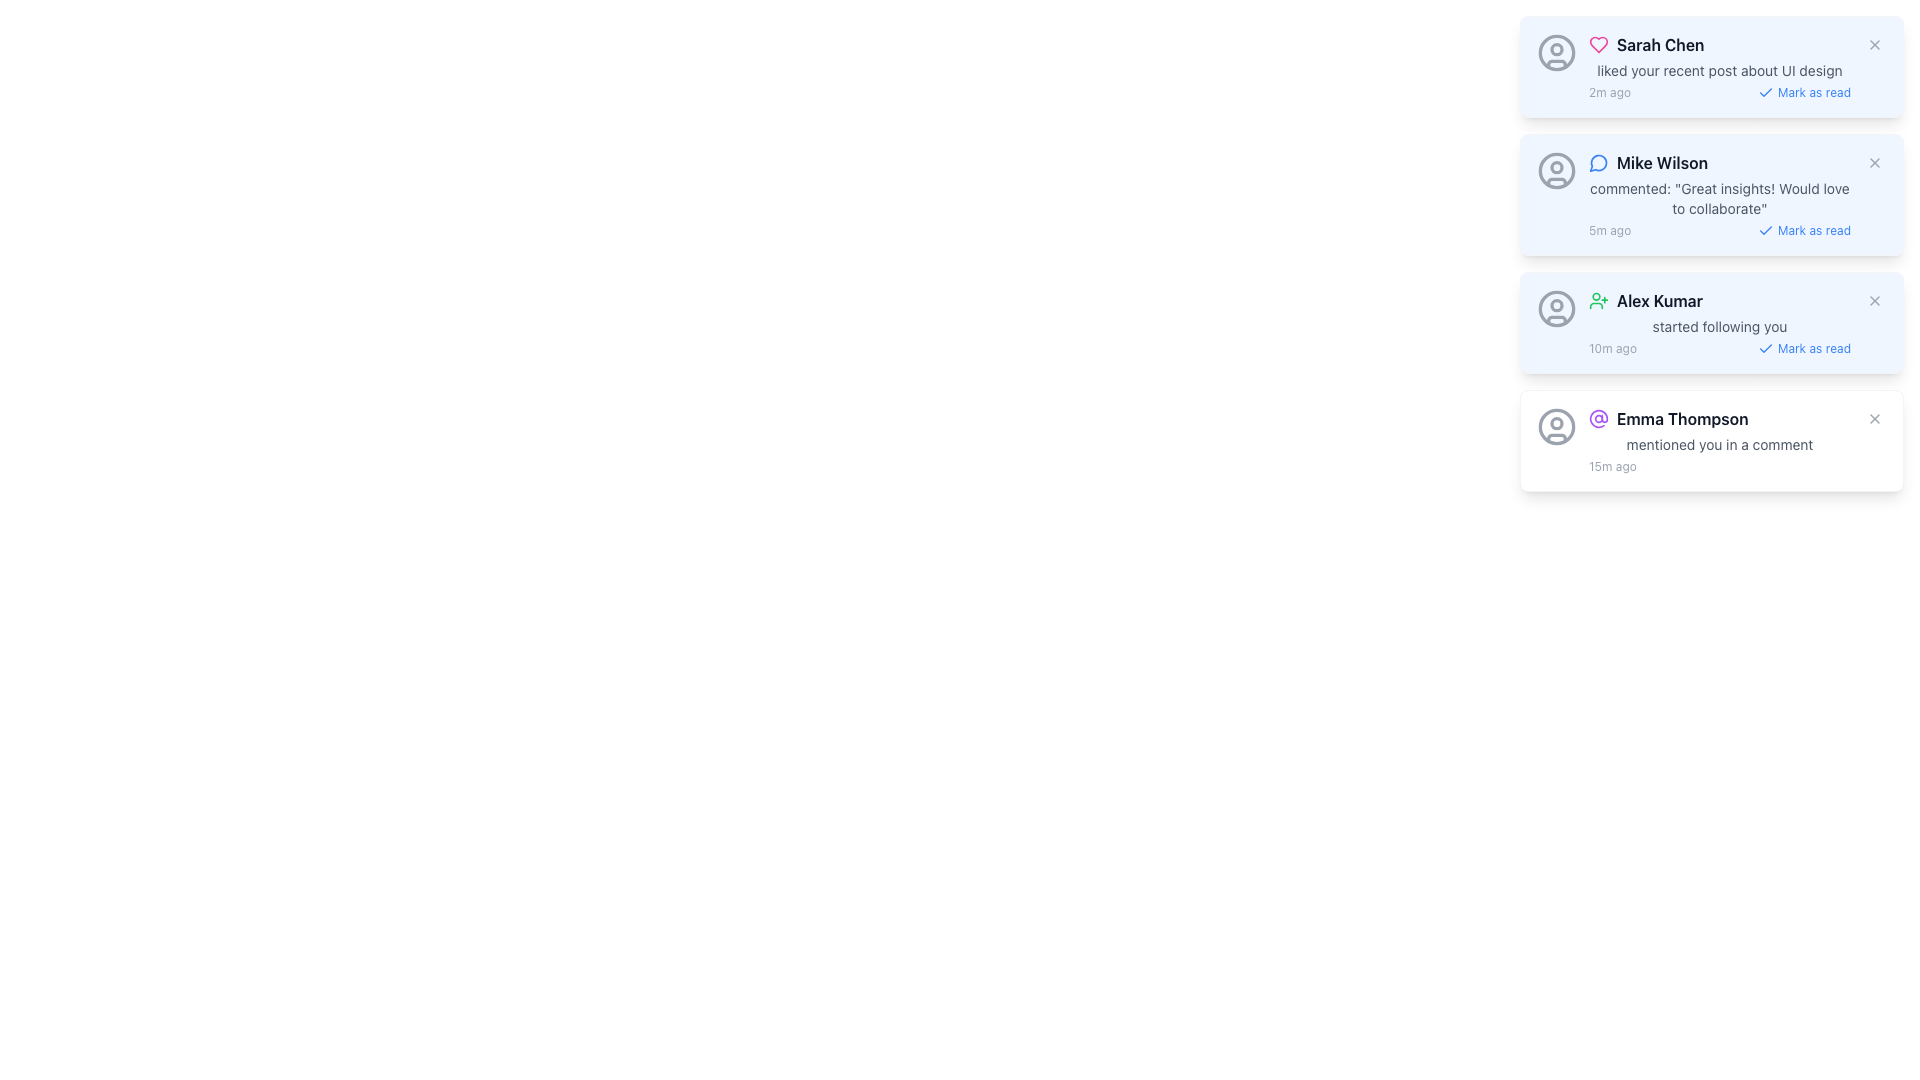 The image size is (1920, 1080). What do you see at coordinates (1597, 45) in the screenshot?
I see `the heart-shaped pink icon located to the left of the name text 'Sarah Chen'` at bounding box center [1597, 45].